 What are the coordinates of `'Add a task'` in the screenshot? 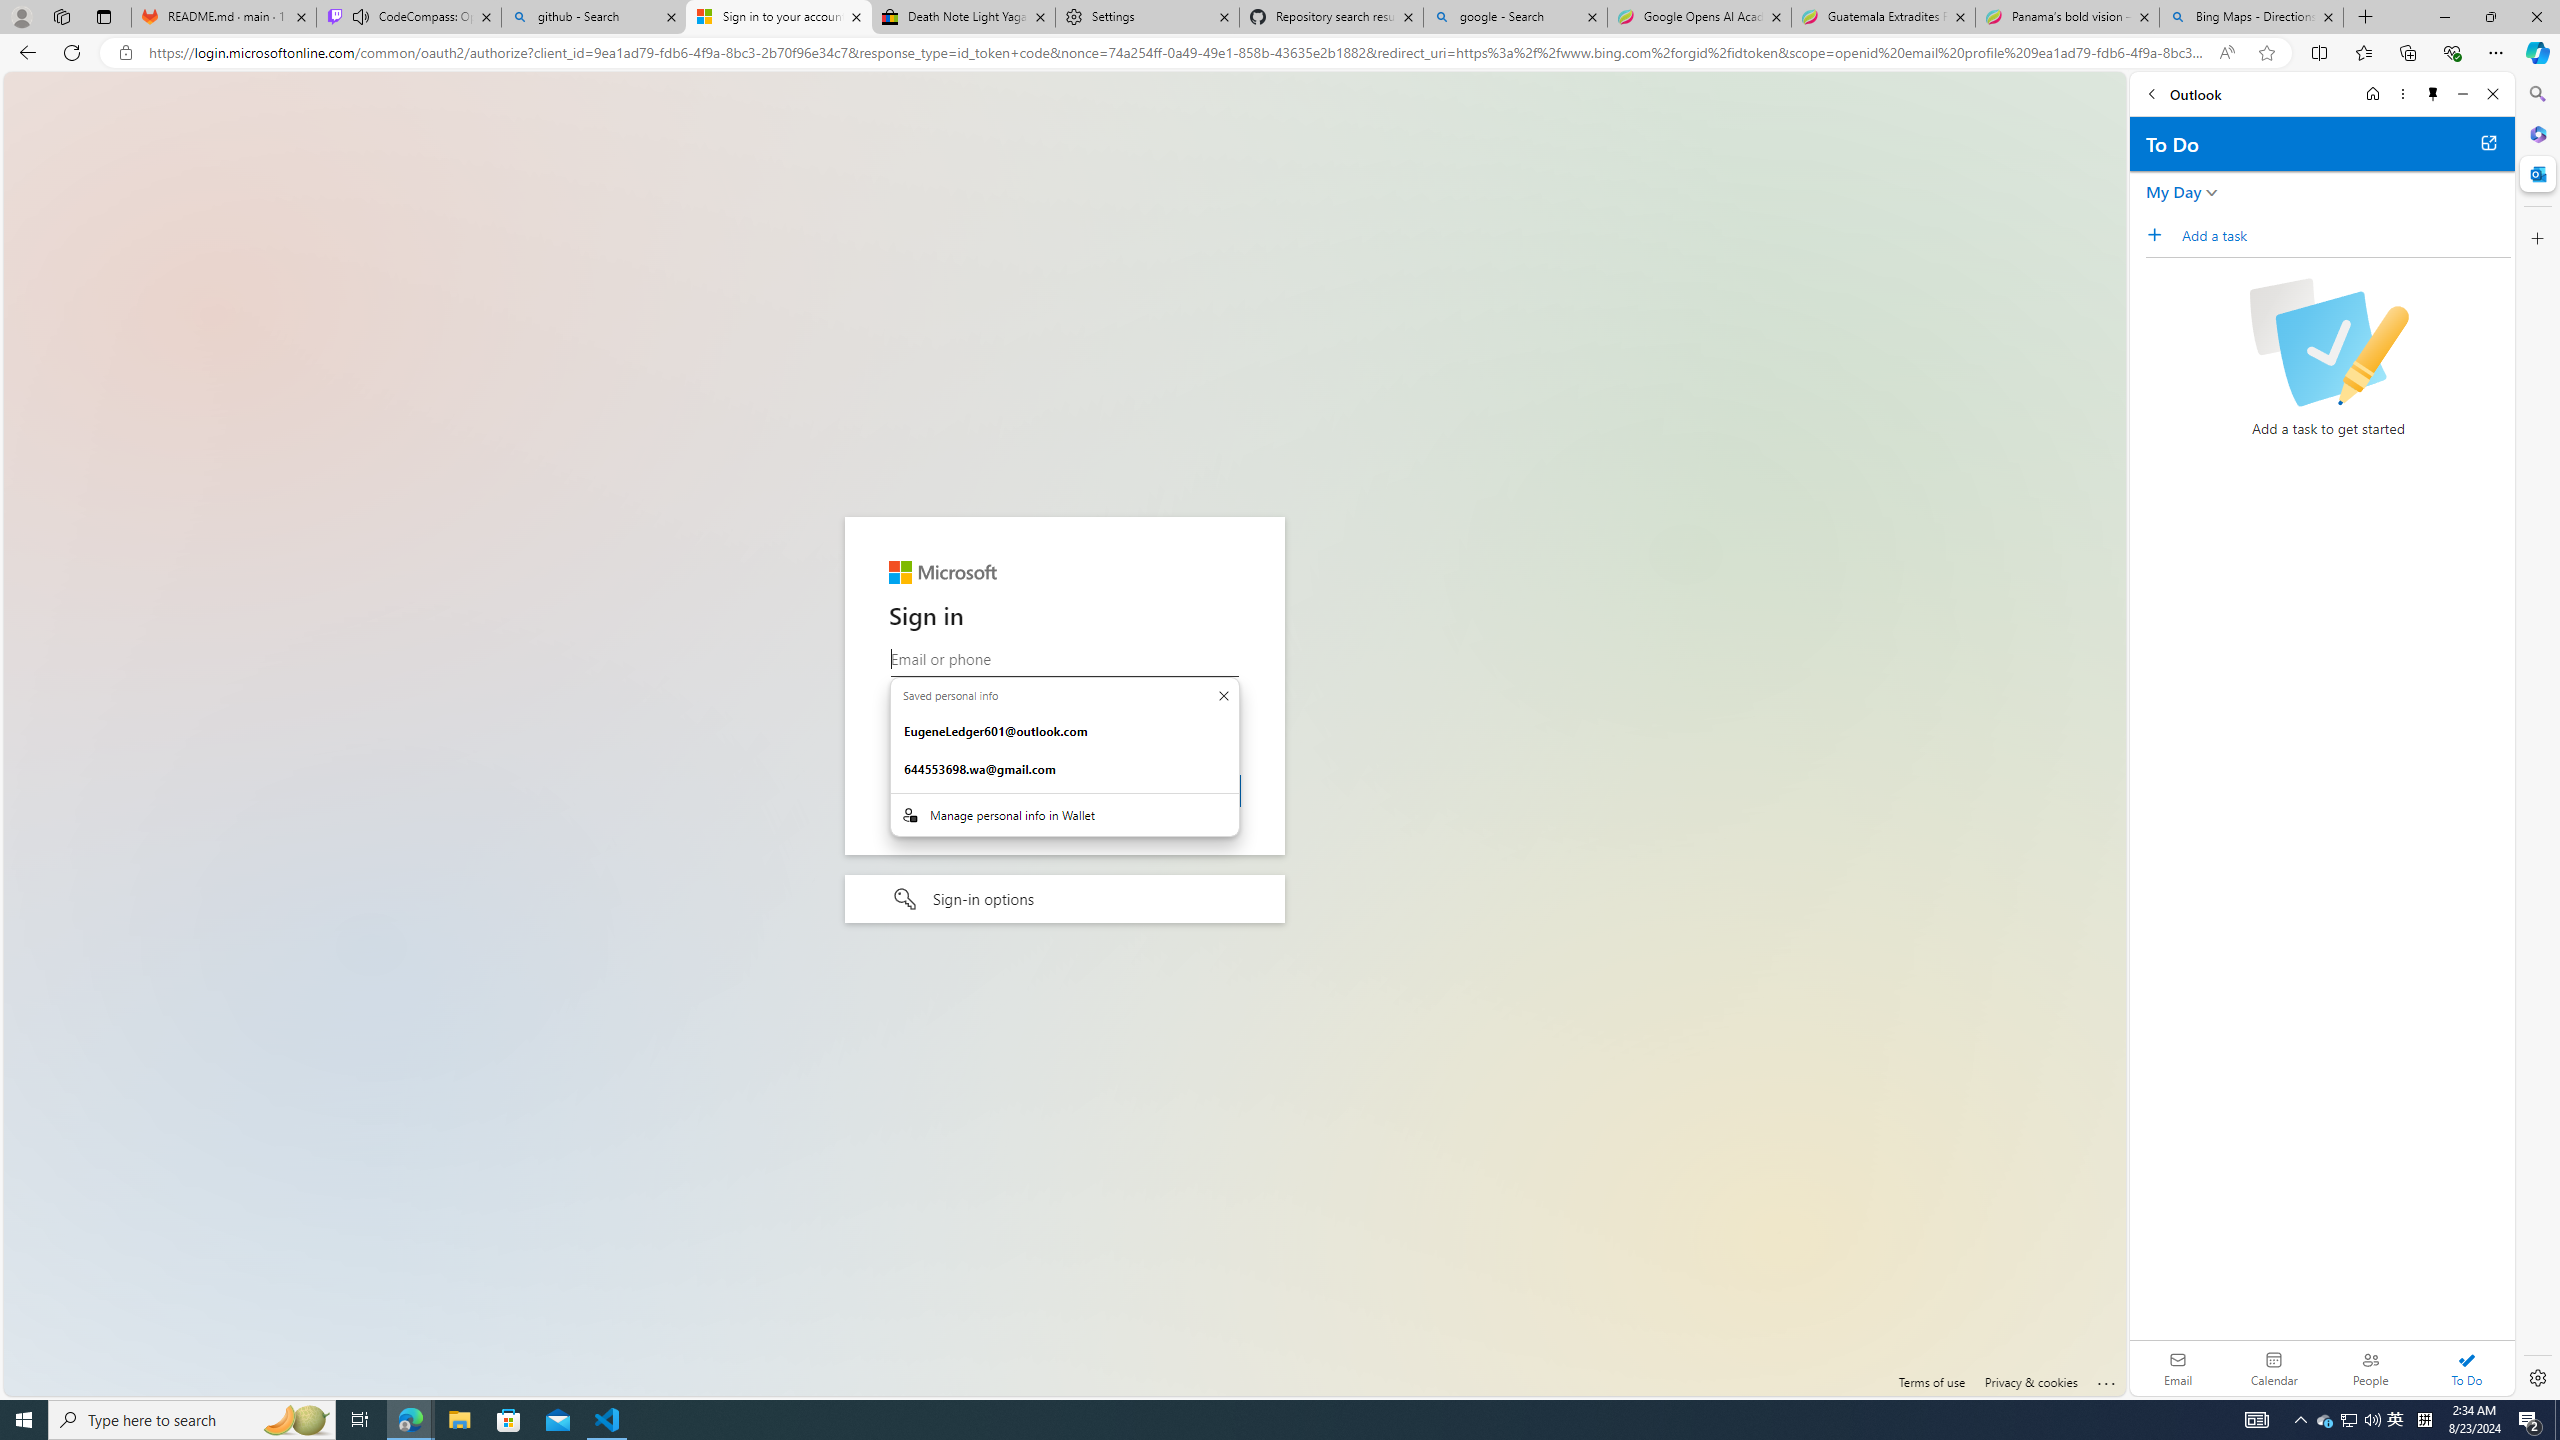 It's located at (2345, 234).